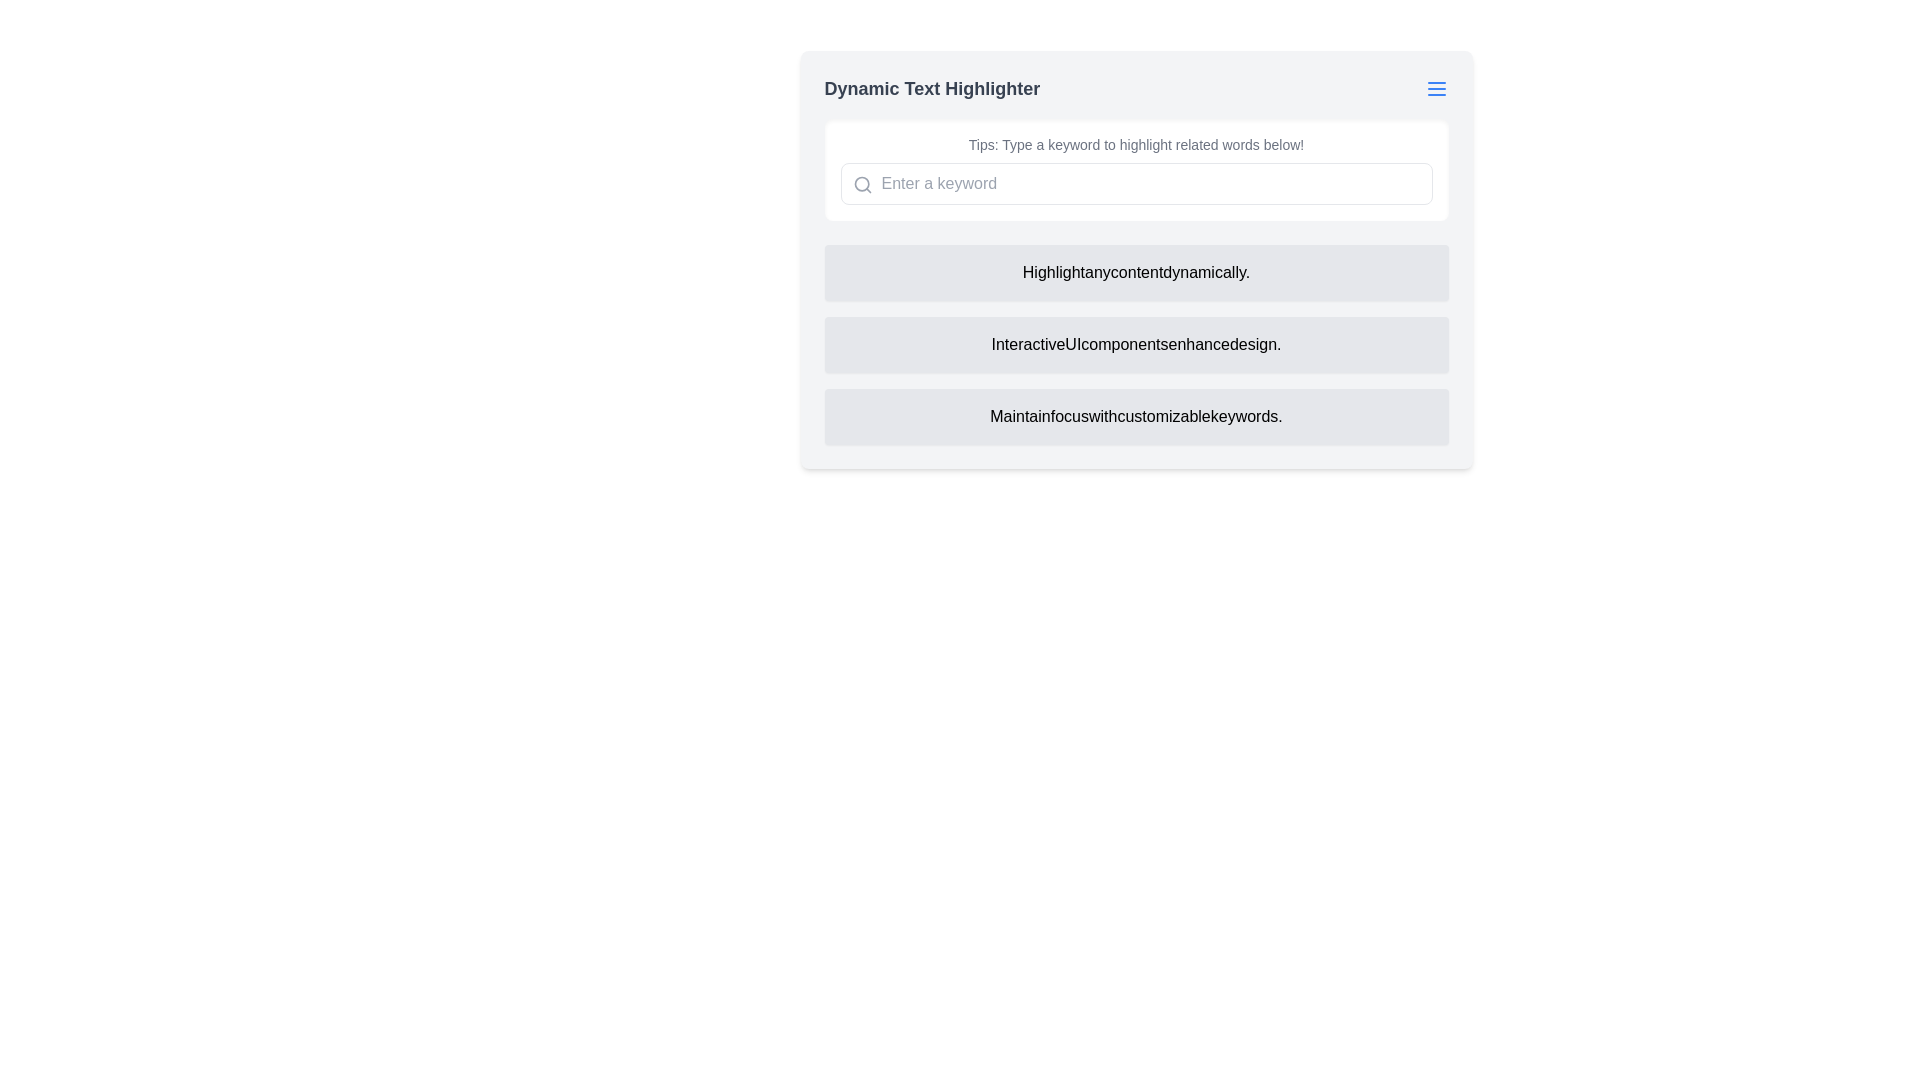 Image resolution: width=1920 pixels, height=1080 pixels. Describe the element at coordinates (1136, 415) in the screenshot. I see `text content of the A styled text display component that says 'Maintain focus with customizable keywords.'` at that location.